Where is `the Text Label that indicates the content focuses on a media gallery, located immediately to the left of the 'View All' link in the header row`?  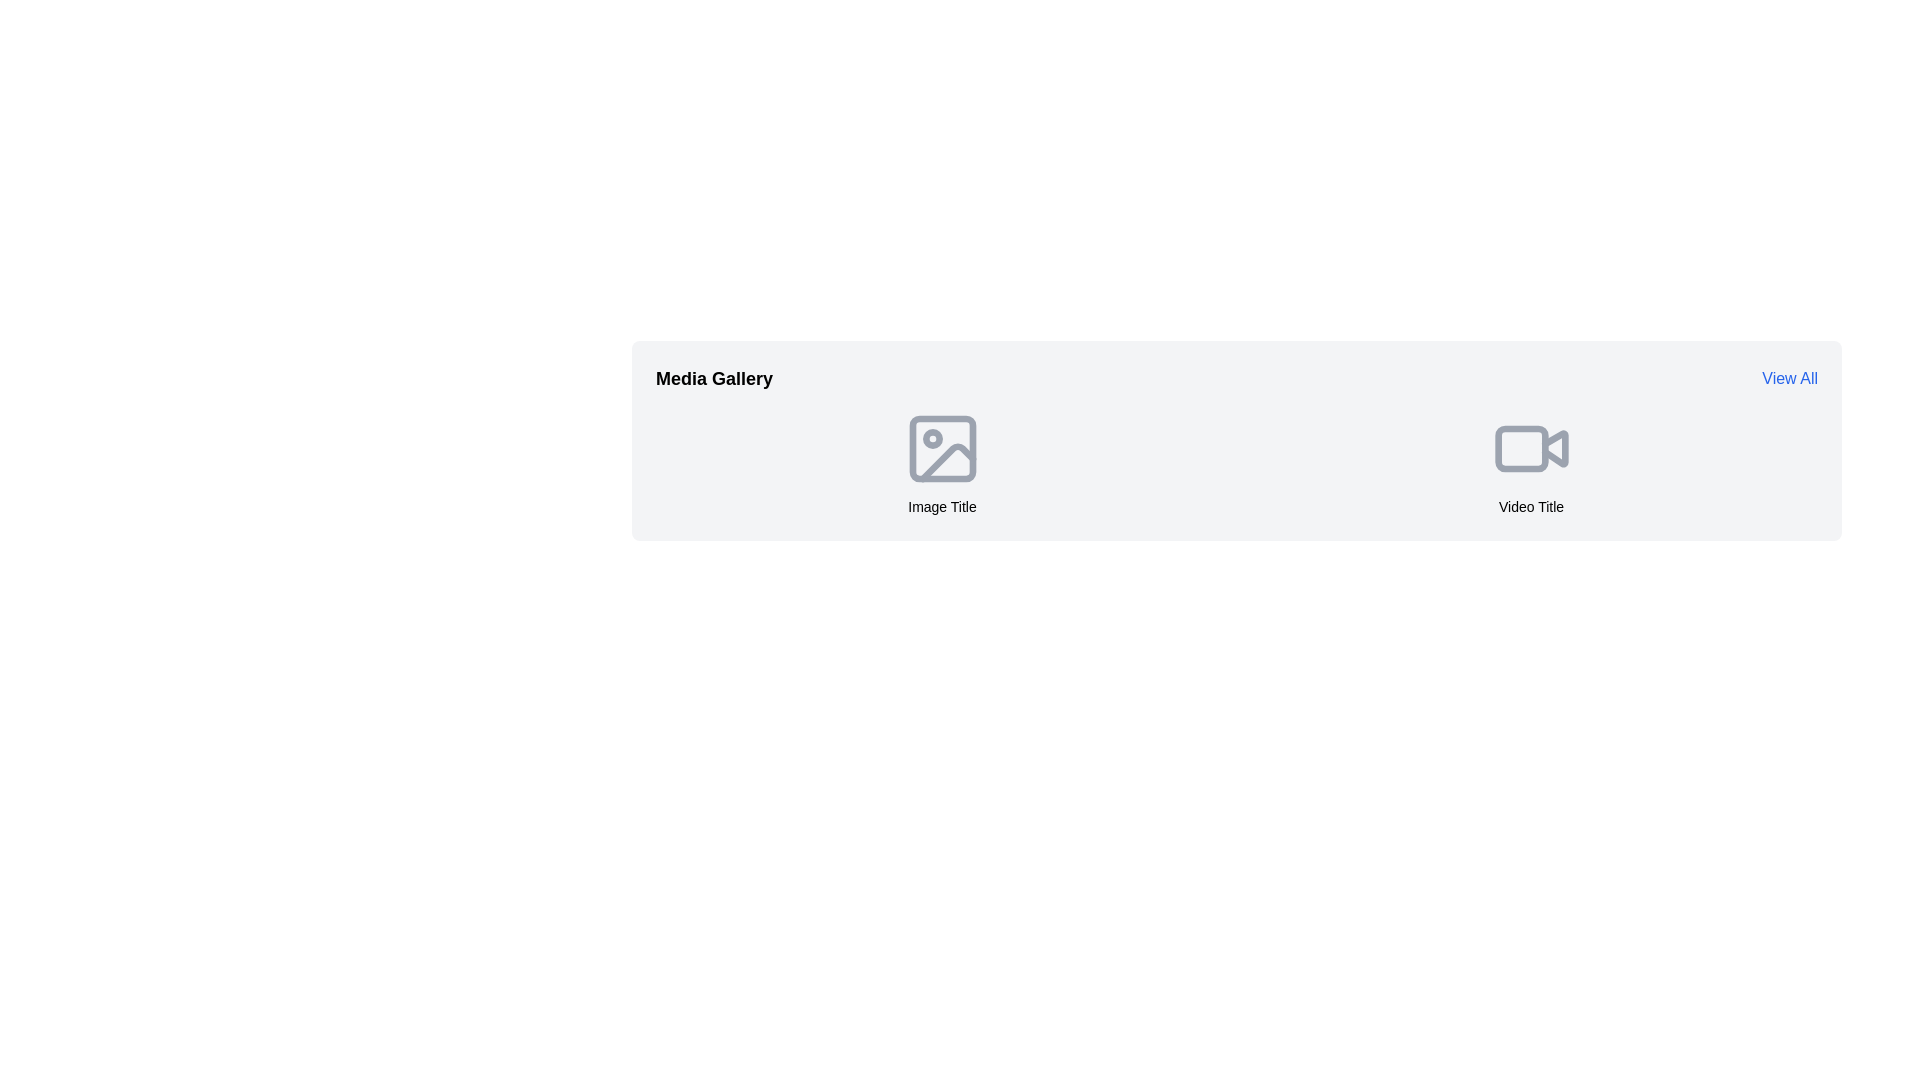 the Text Label that indicates the content focuses on a media gallery, located immediately to the left of the 'View All' link in the header row is located at coordinates (714, 378).